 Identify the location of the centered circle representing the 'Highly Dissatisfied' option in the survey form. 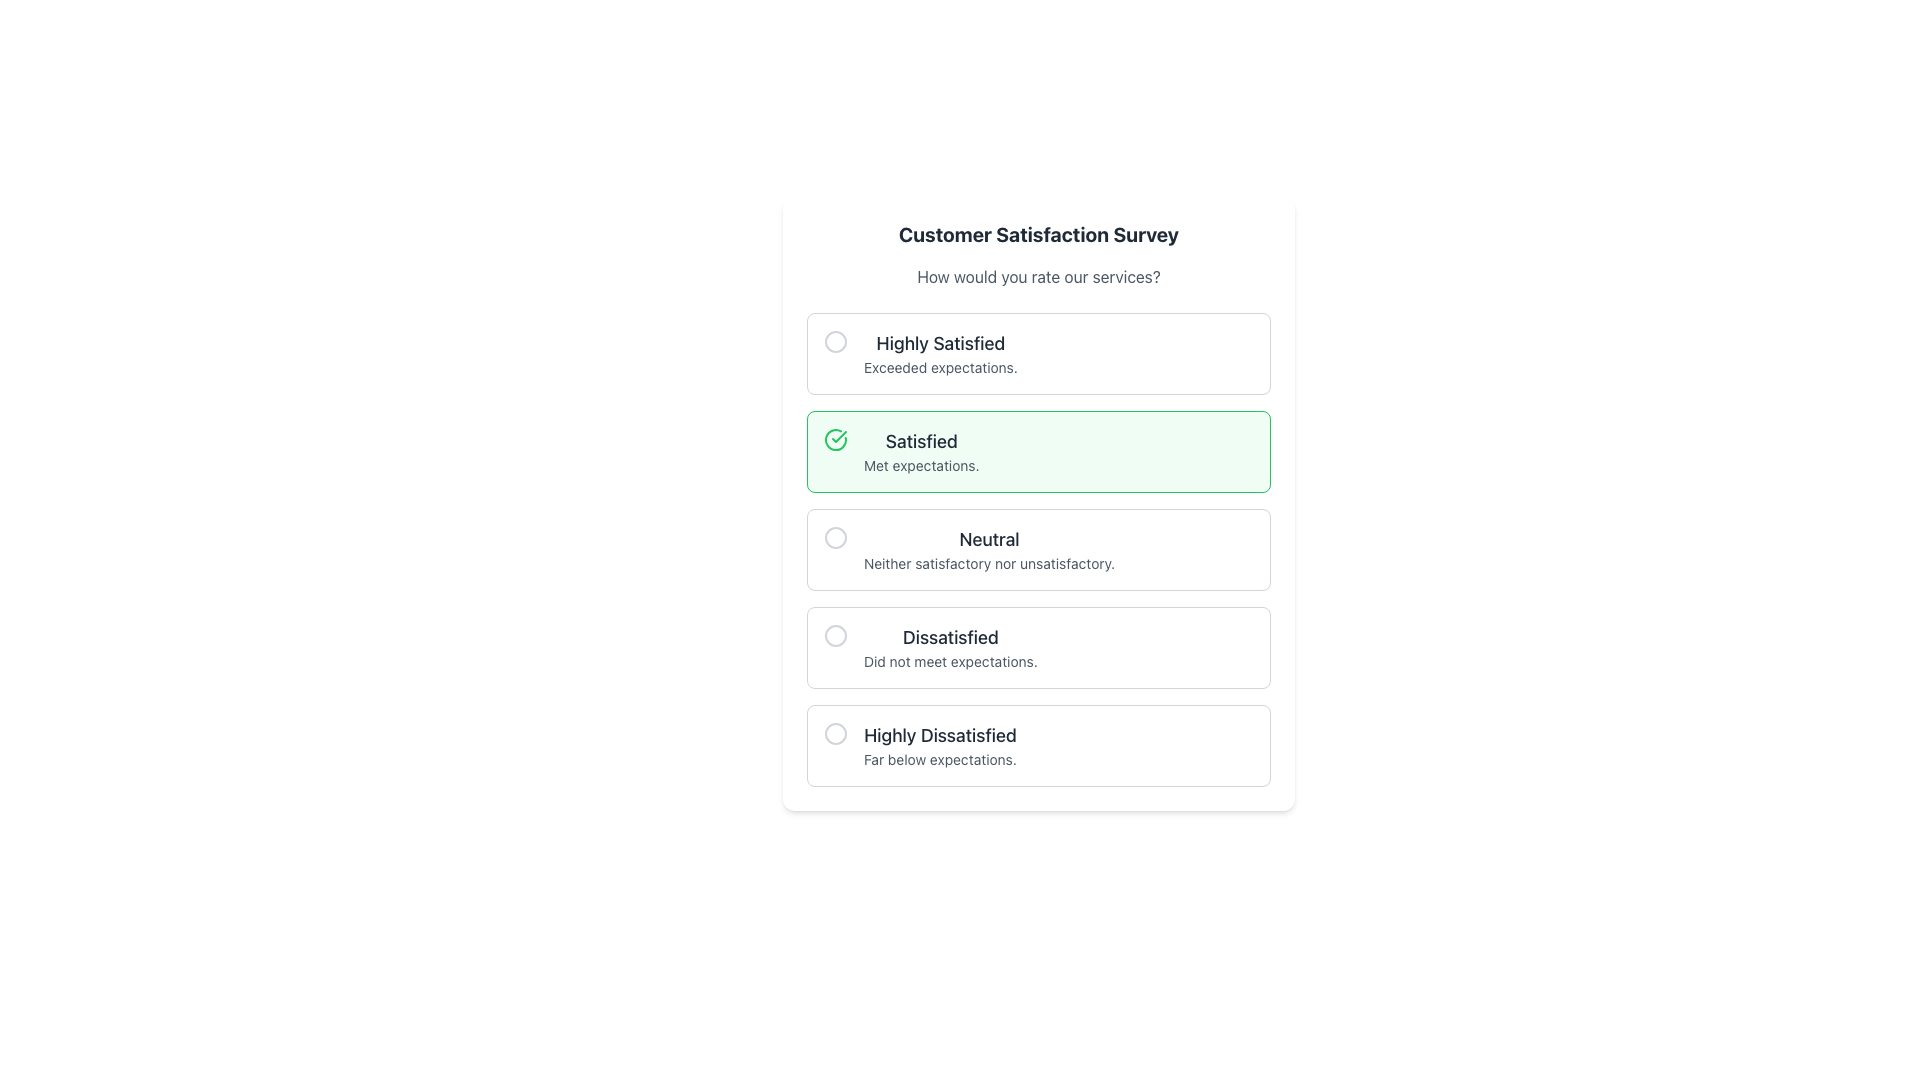
(835, 733).